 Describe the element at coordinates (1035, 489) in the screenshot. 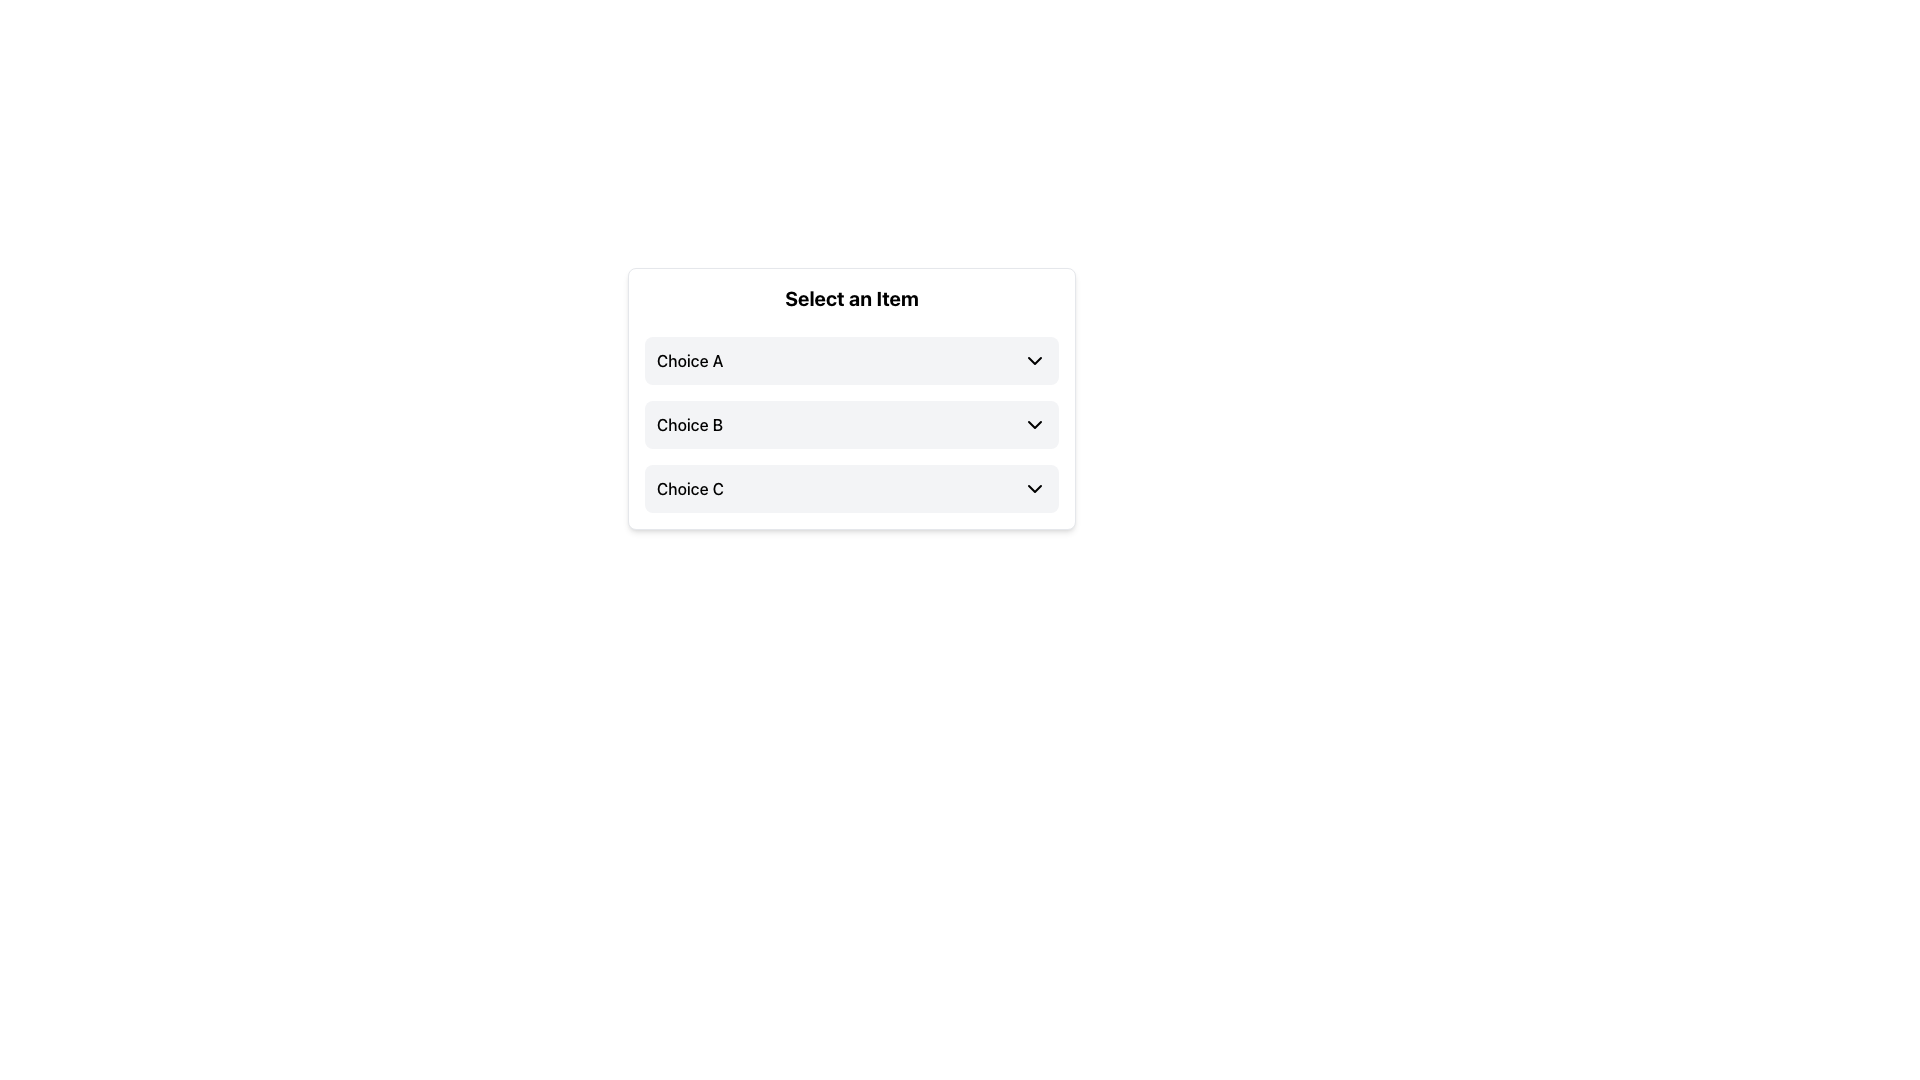

I see `the downward-facing chevron icon next to the 'Choice C' label` at that location.